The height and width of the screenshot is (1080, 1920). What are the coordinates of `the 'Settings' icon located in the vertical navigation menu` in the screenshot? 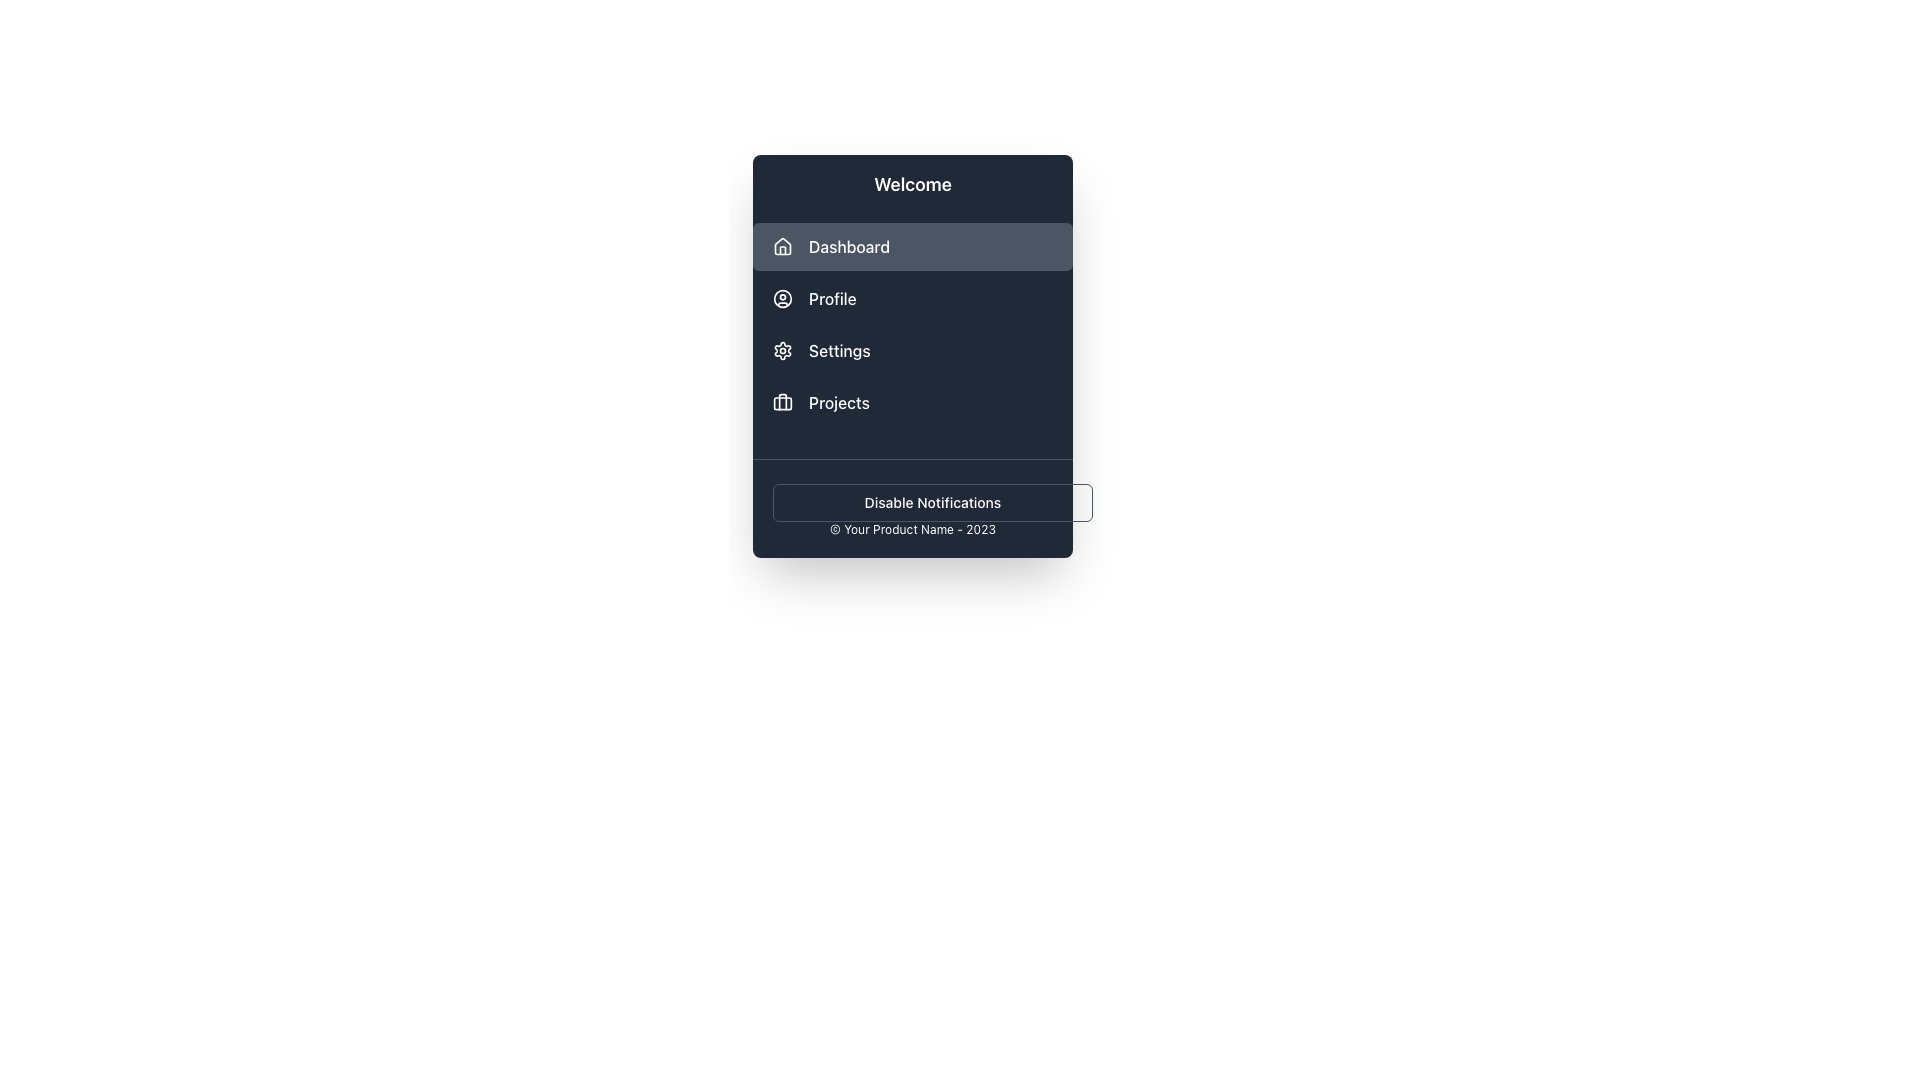 It's located at (781, 350).